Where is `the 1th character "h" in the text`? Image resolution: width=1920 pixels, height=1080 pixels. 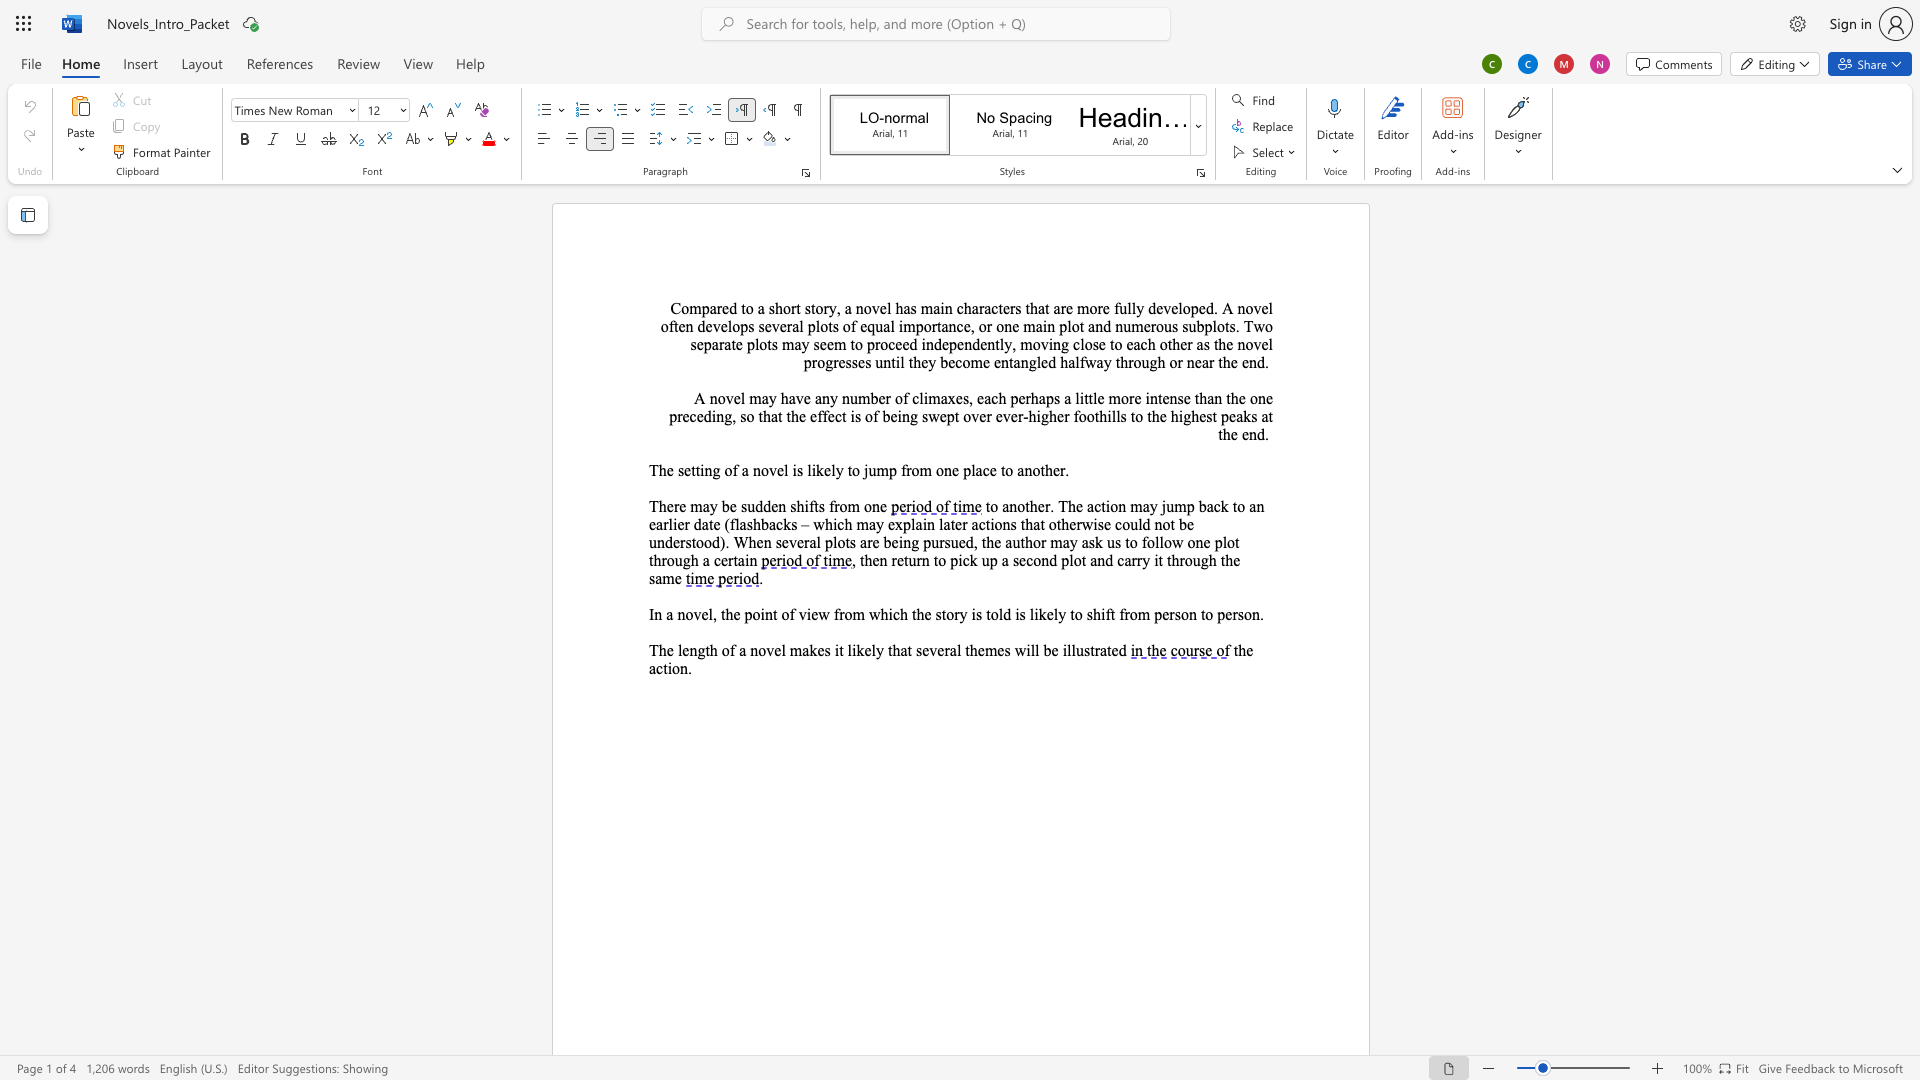
the 1th character "h" in the text is located at coordinates (777, 308).